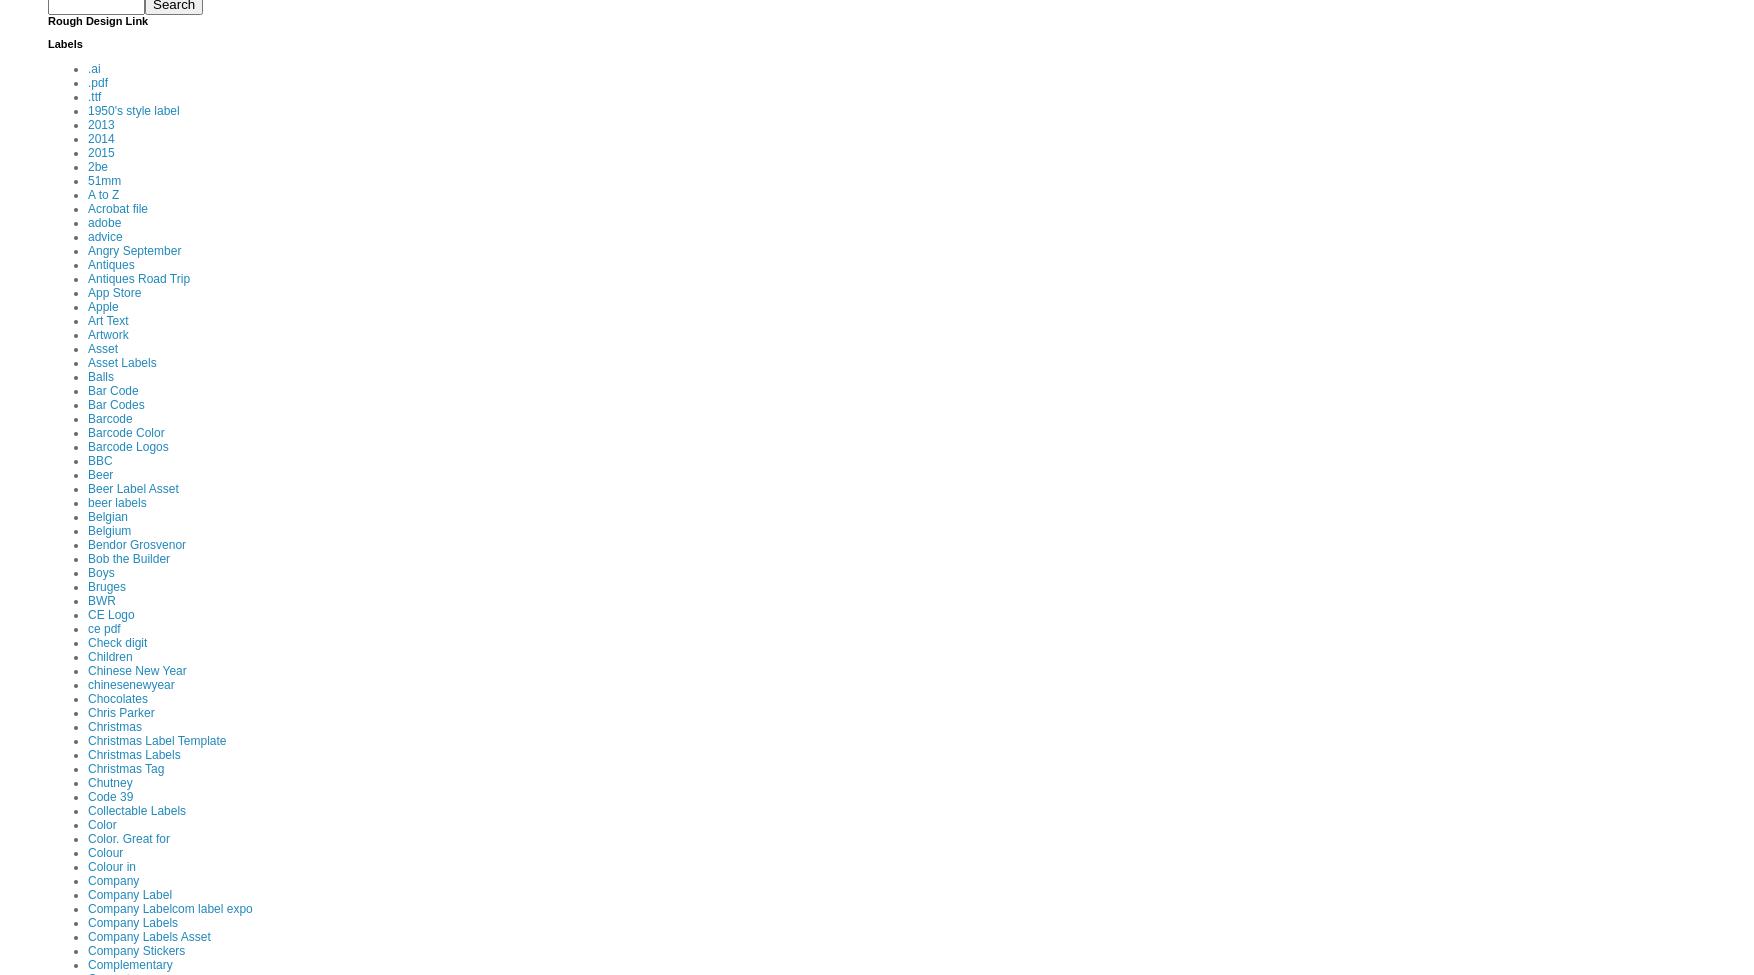 Image resolution: width=1754 pixels, height=975 pixels. I want to click on 'Acrobat file', so click(117, 207).